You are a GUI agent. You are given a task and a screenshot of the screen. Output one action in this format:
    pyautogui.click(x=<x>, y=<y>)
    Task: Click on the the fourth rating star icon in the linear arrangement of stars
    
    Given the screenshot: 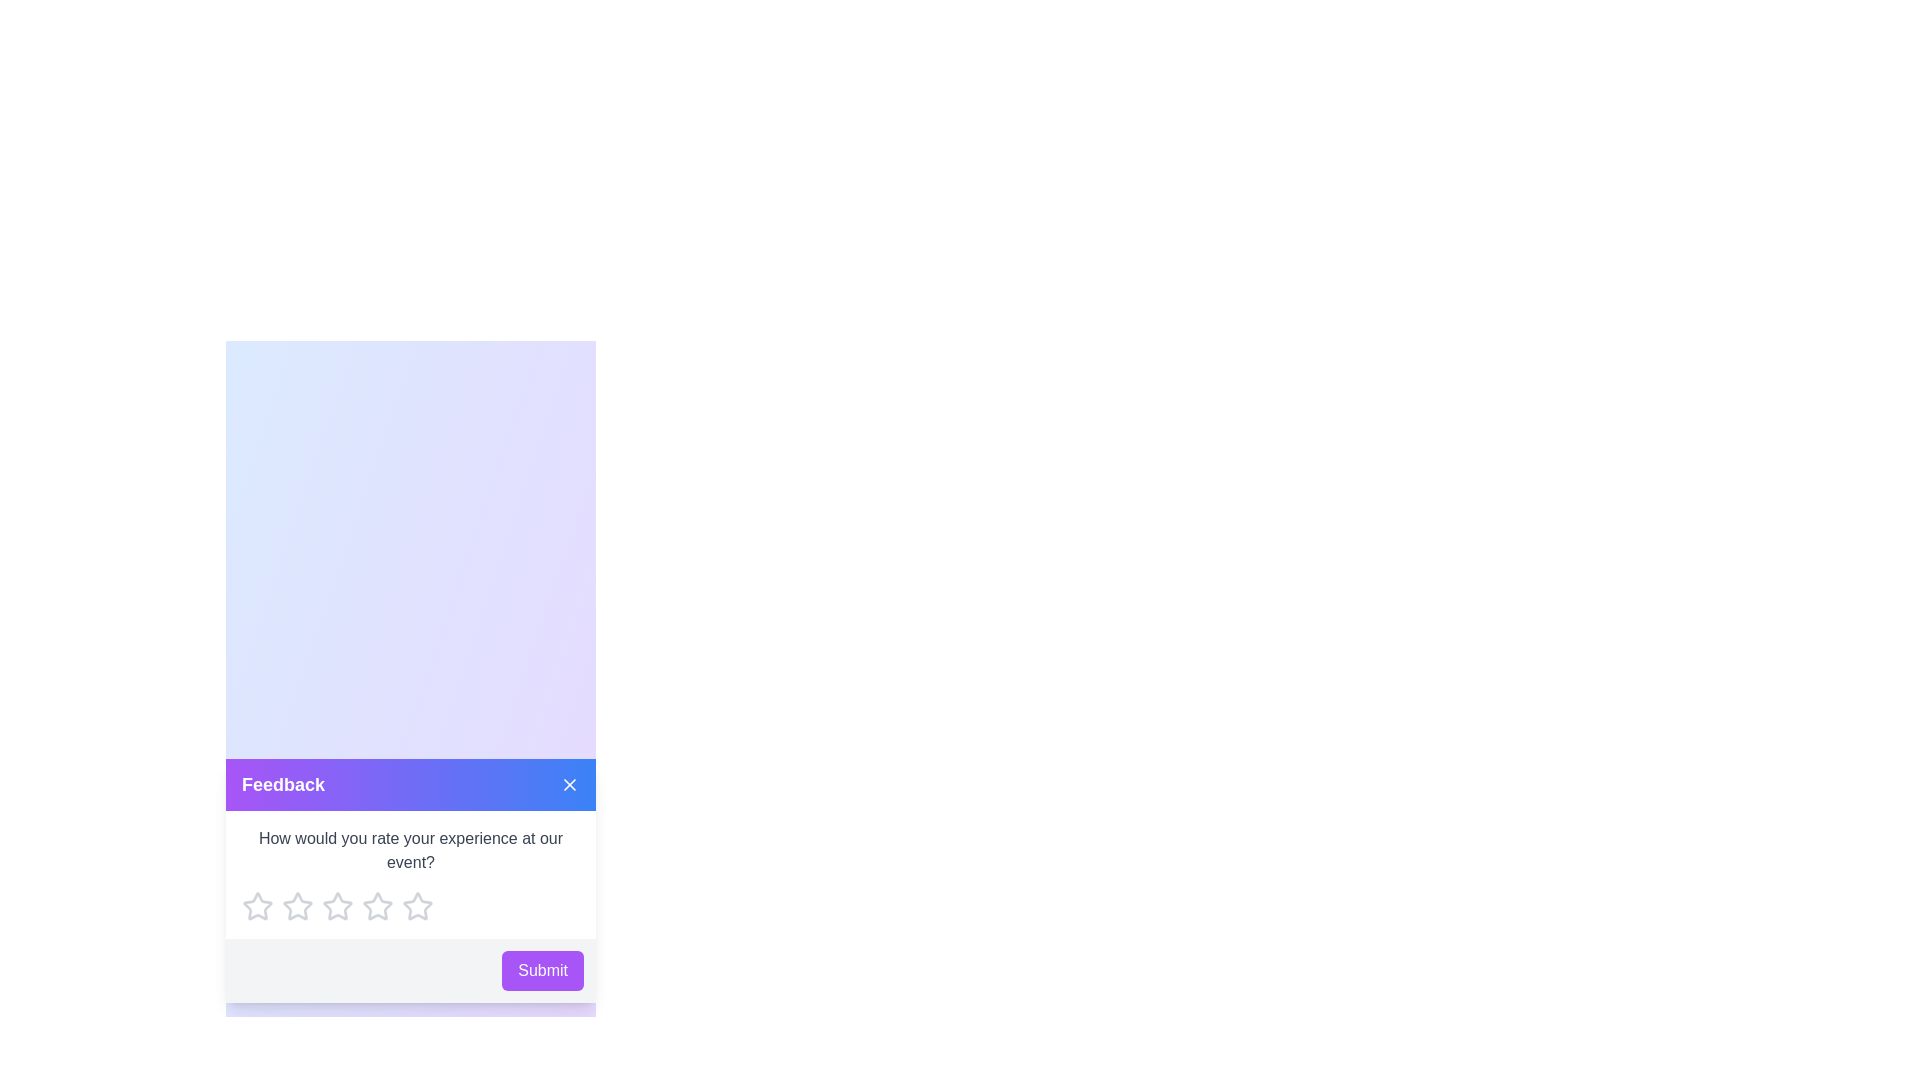 What is the action you would take?
    pyautogui.click(x=378, y=906)
    